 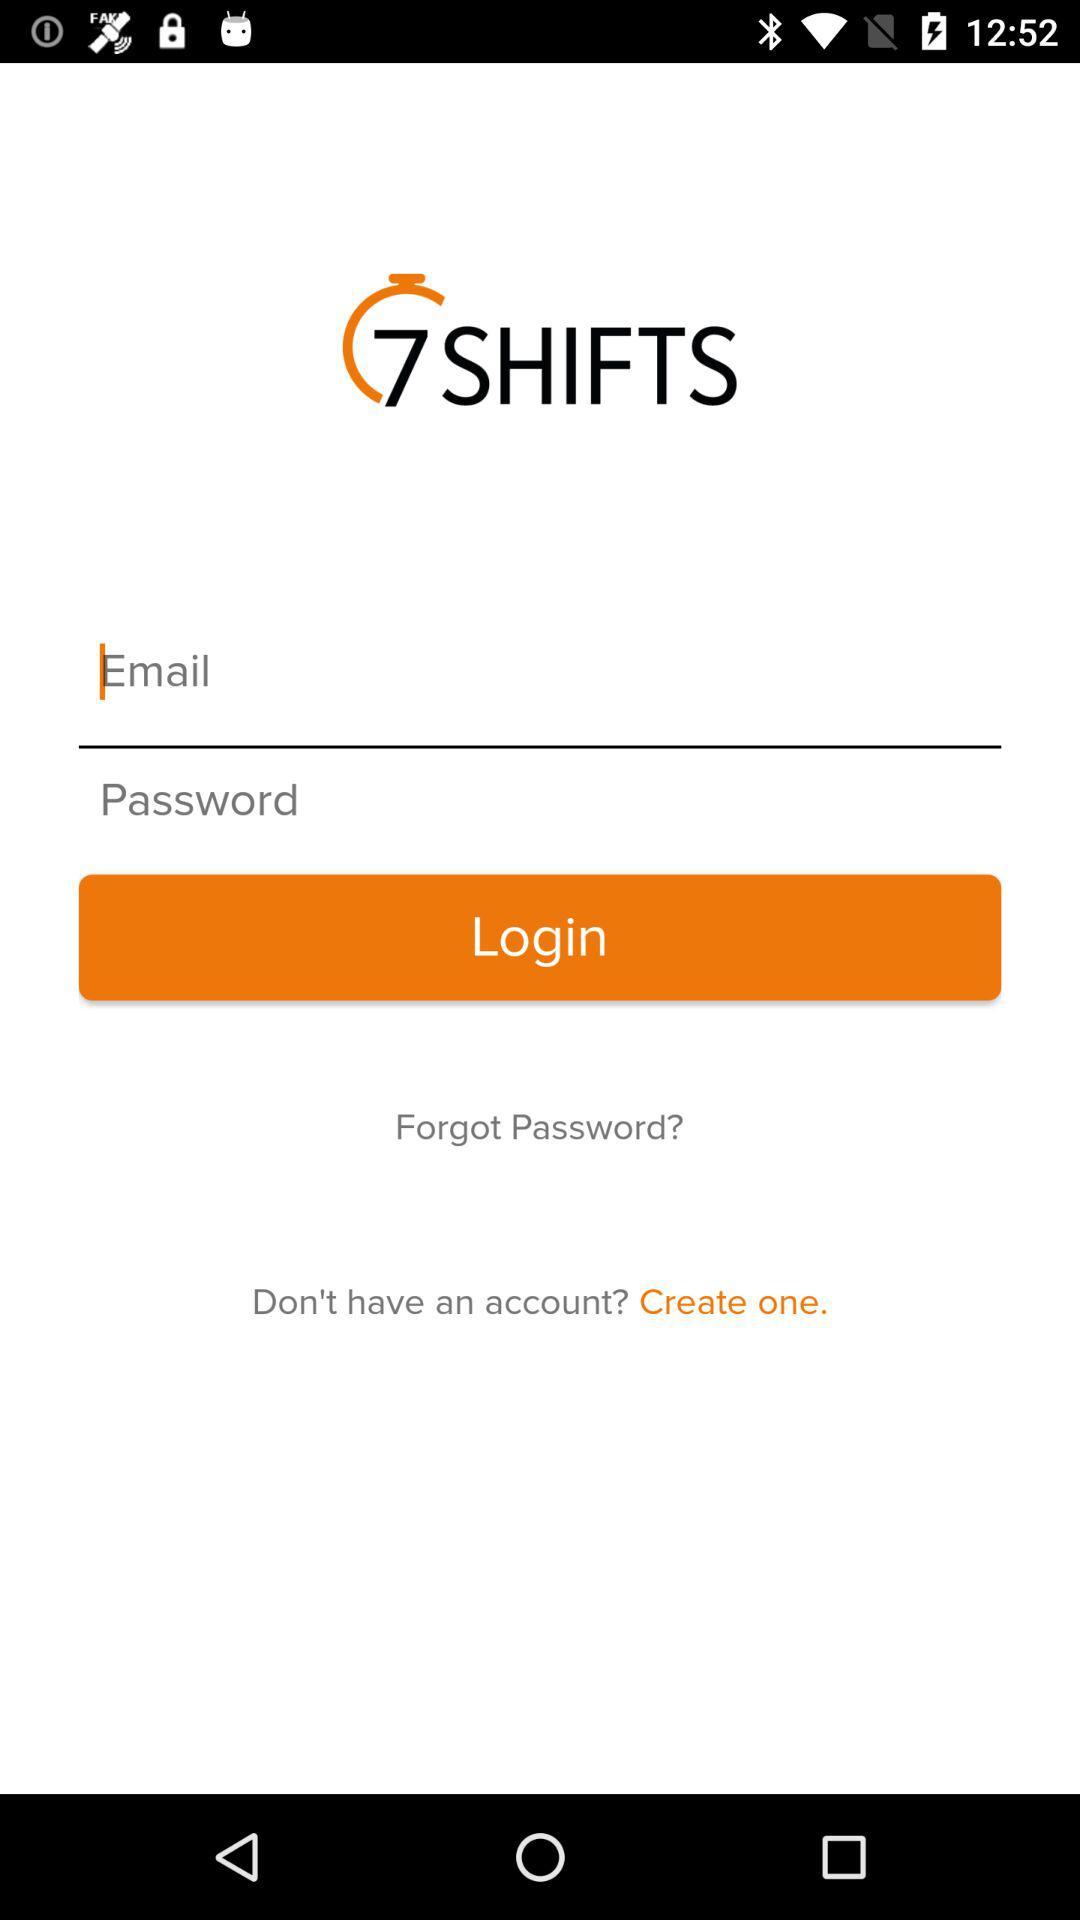 What do you see at coordinates (540, 672) in the screenshot?
I see `your email address` at bounding box center [540, 672].